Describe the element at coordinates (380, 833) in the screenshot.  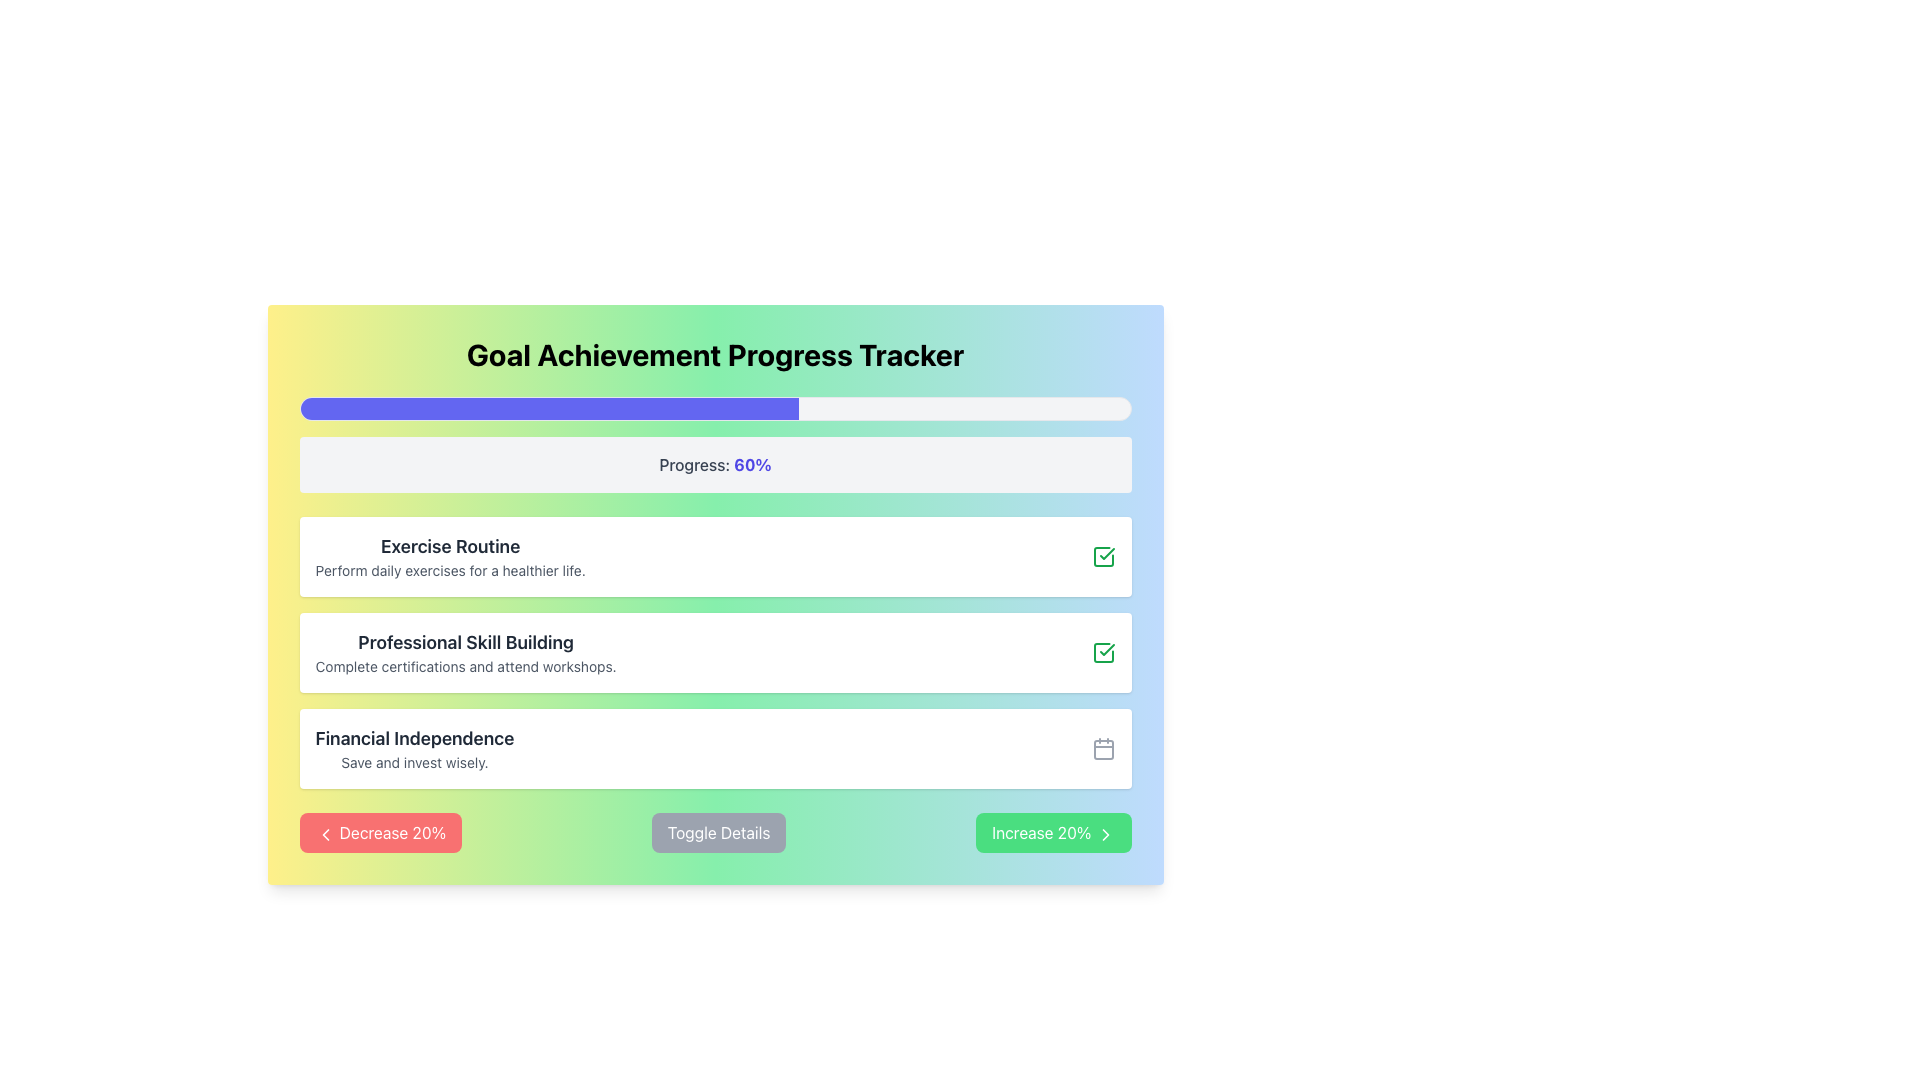
I see `the leftmost button at the bottom of the interface to decrease the value by 20%` at that location.